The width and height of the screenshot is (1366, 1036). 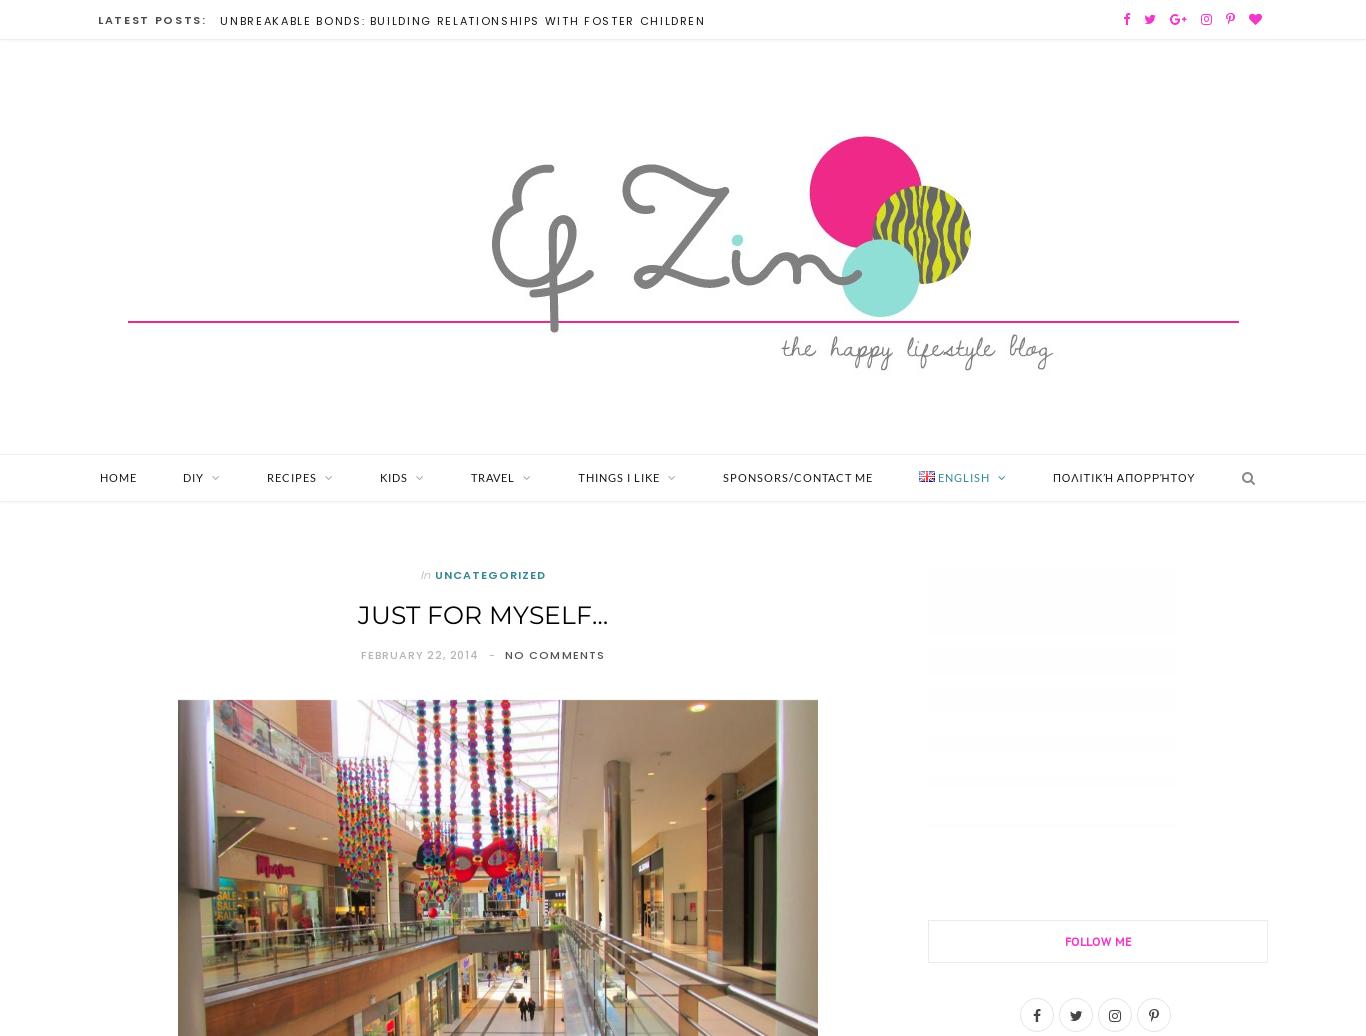 What do you see at coordinates (489, 574) in the screenshot?
I see `'Uncategorized'` at bounding box center [489, 574].